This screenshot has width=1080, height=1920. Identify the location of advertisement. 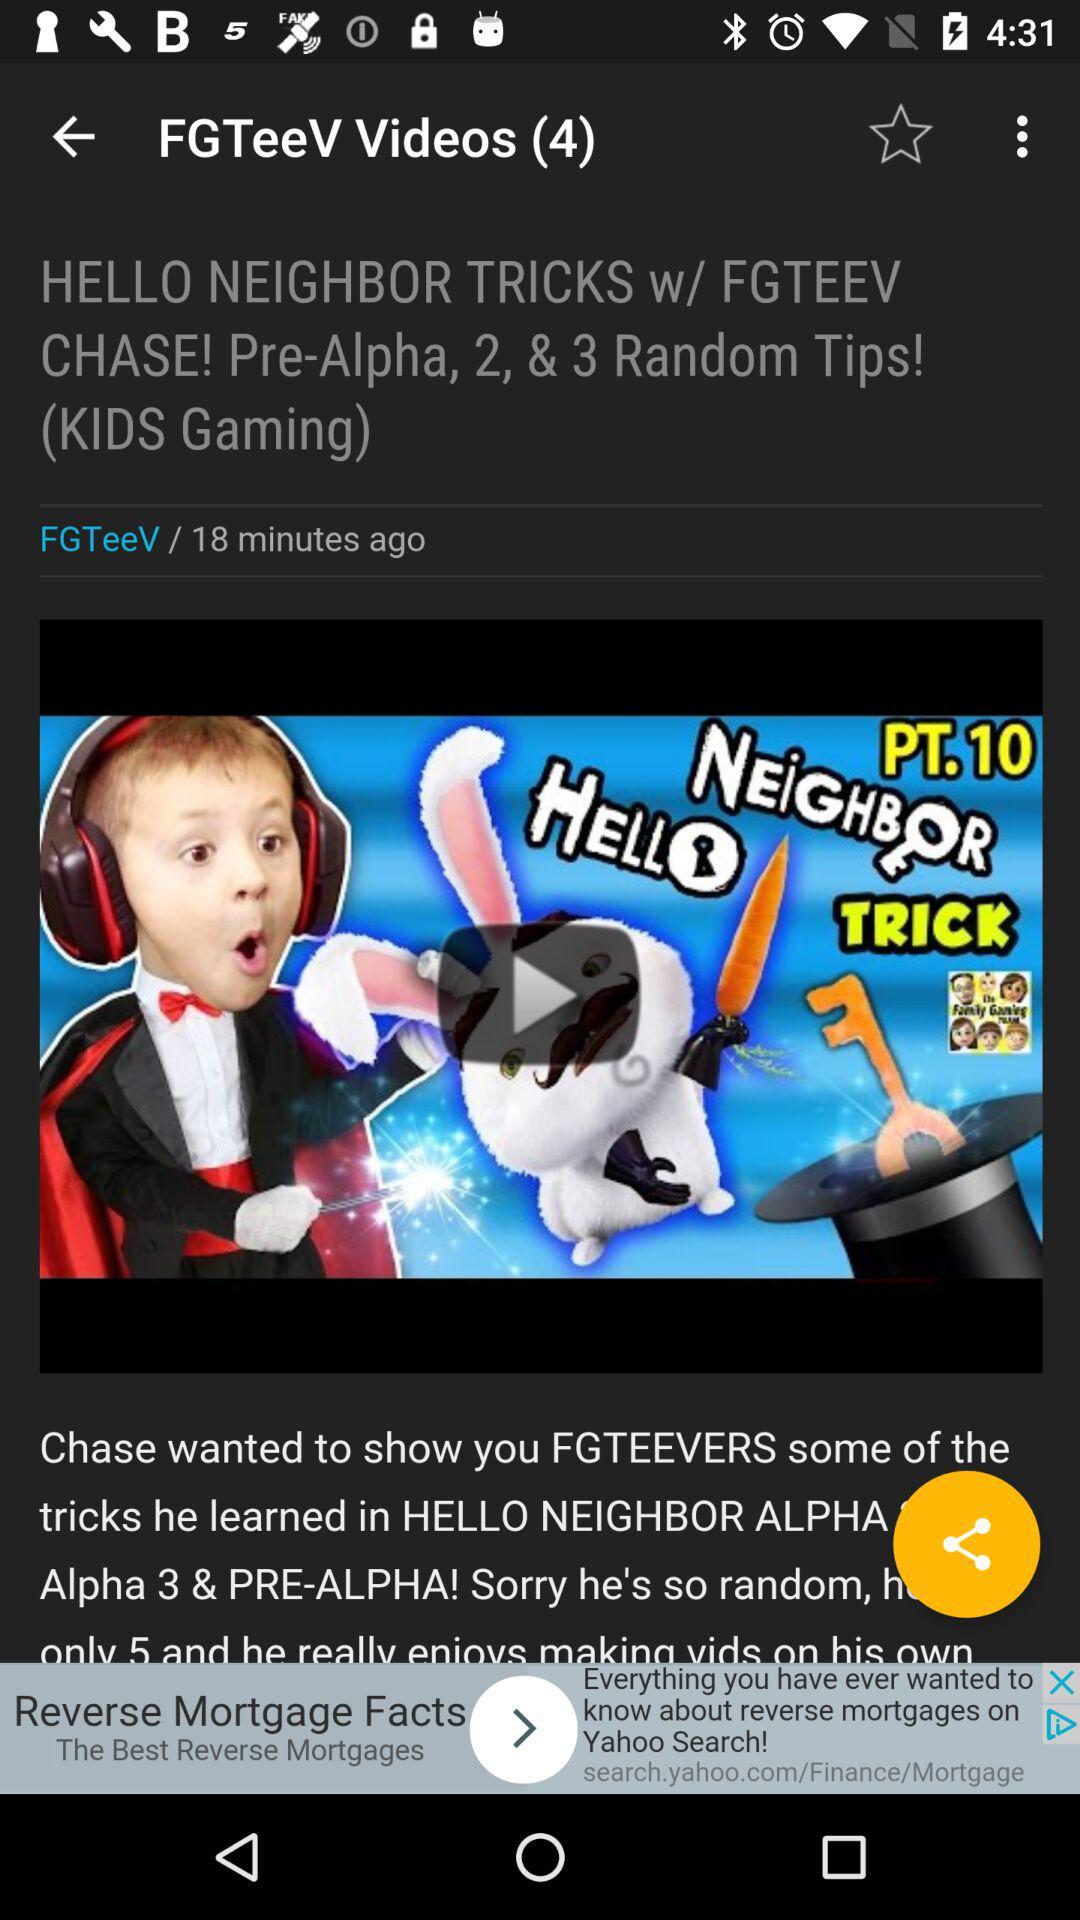
(540, 1727).